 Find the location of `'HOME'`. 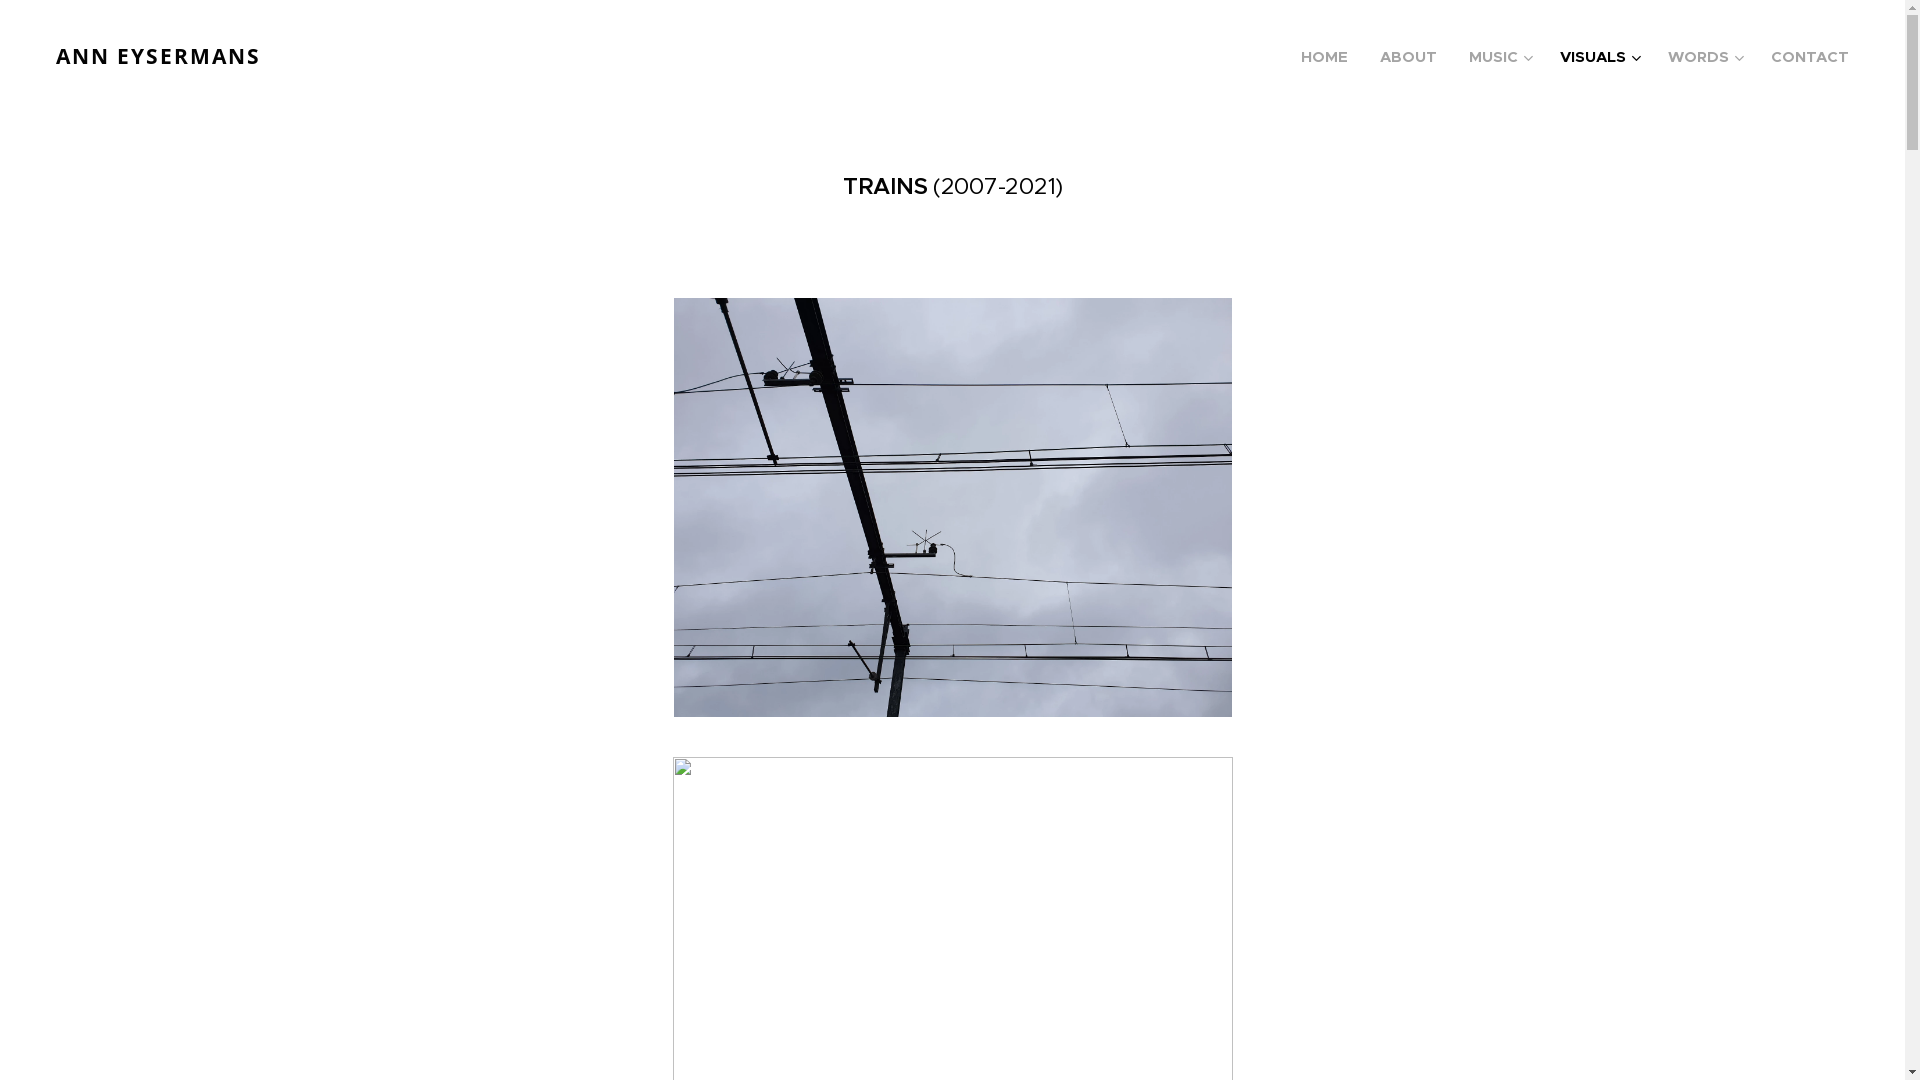

'HOME' is located at coordinates (1329, 56).